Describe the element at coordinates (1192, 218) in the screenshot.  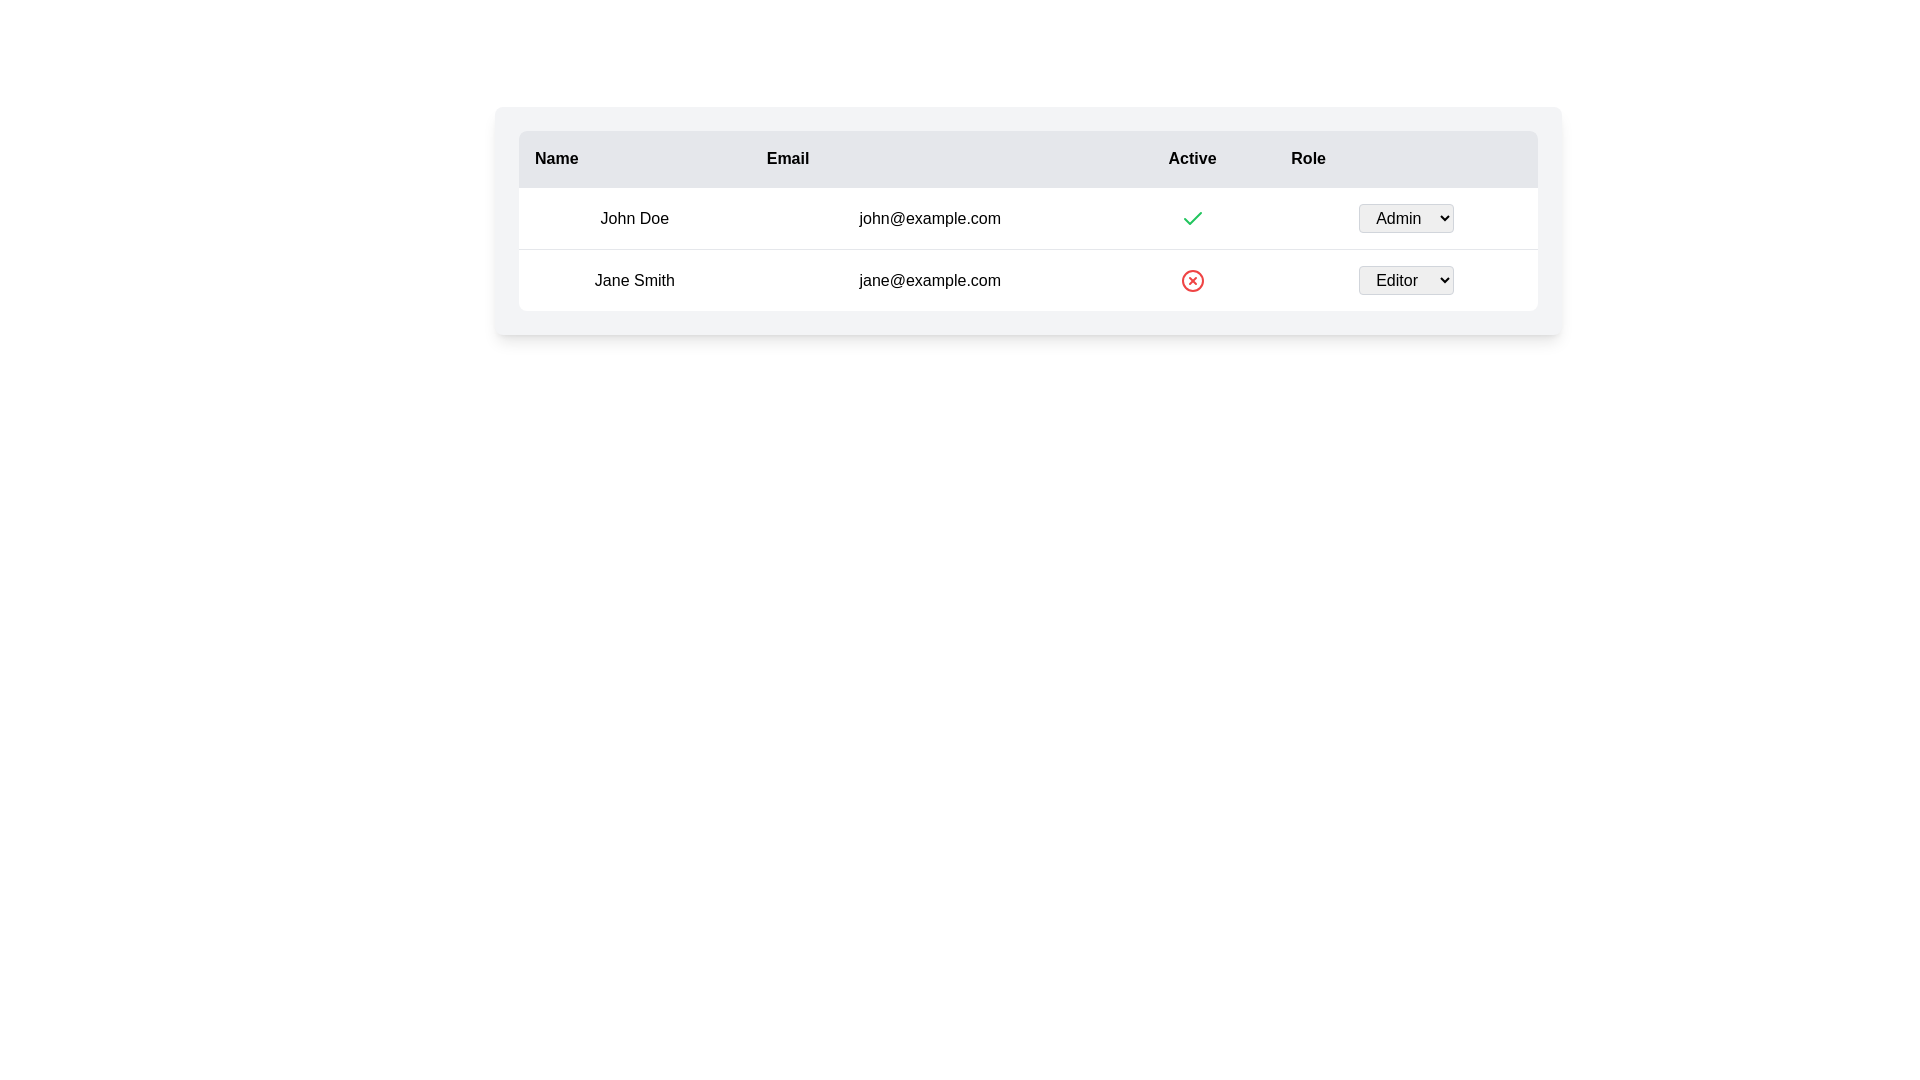
I see `the active status icon located in the third cell of the first row of the table, which is in the 'Active' column between the 'Email' and 'Role' columns` at that location.